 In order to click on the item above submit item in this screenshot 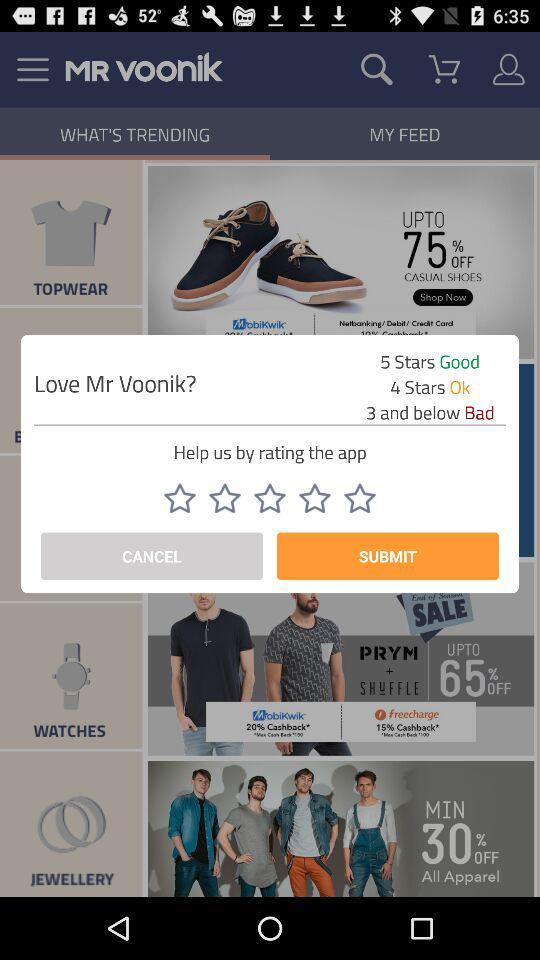, I will do `click(359, 497)`.